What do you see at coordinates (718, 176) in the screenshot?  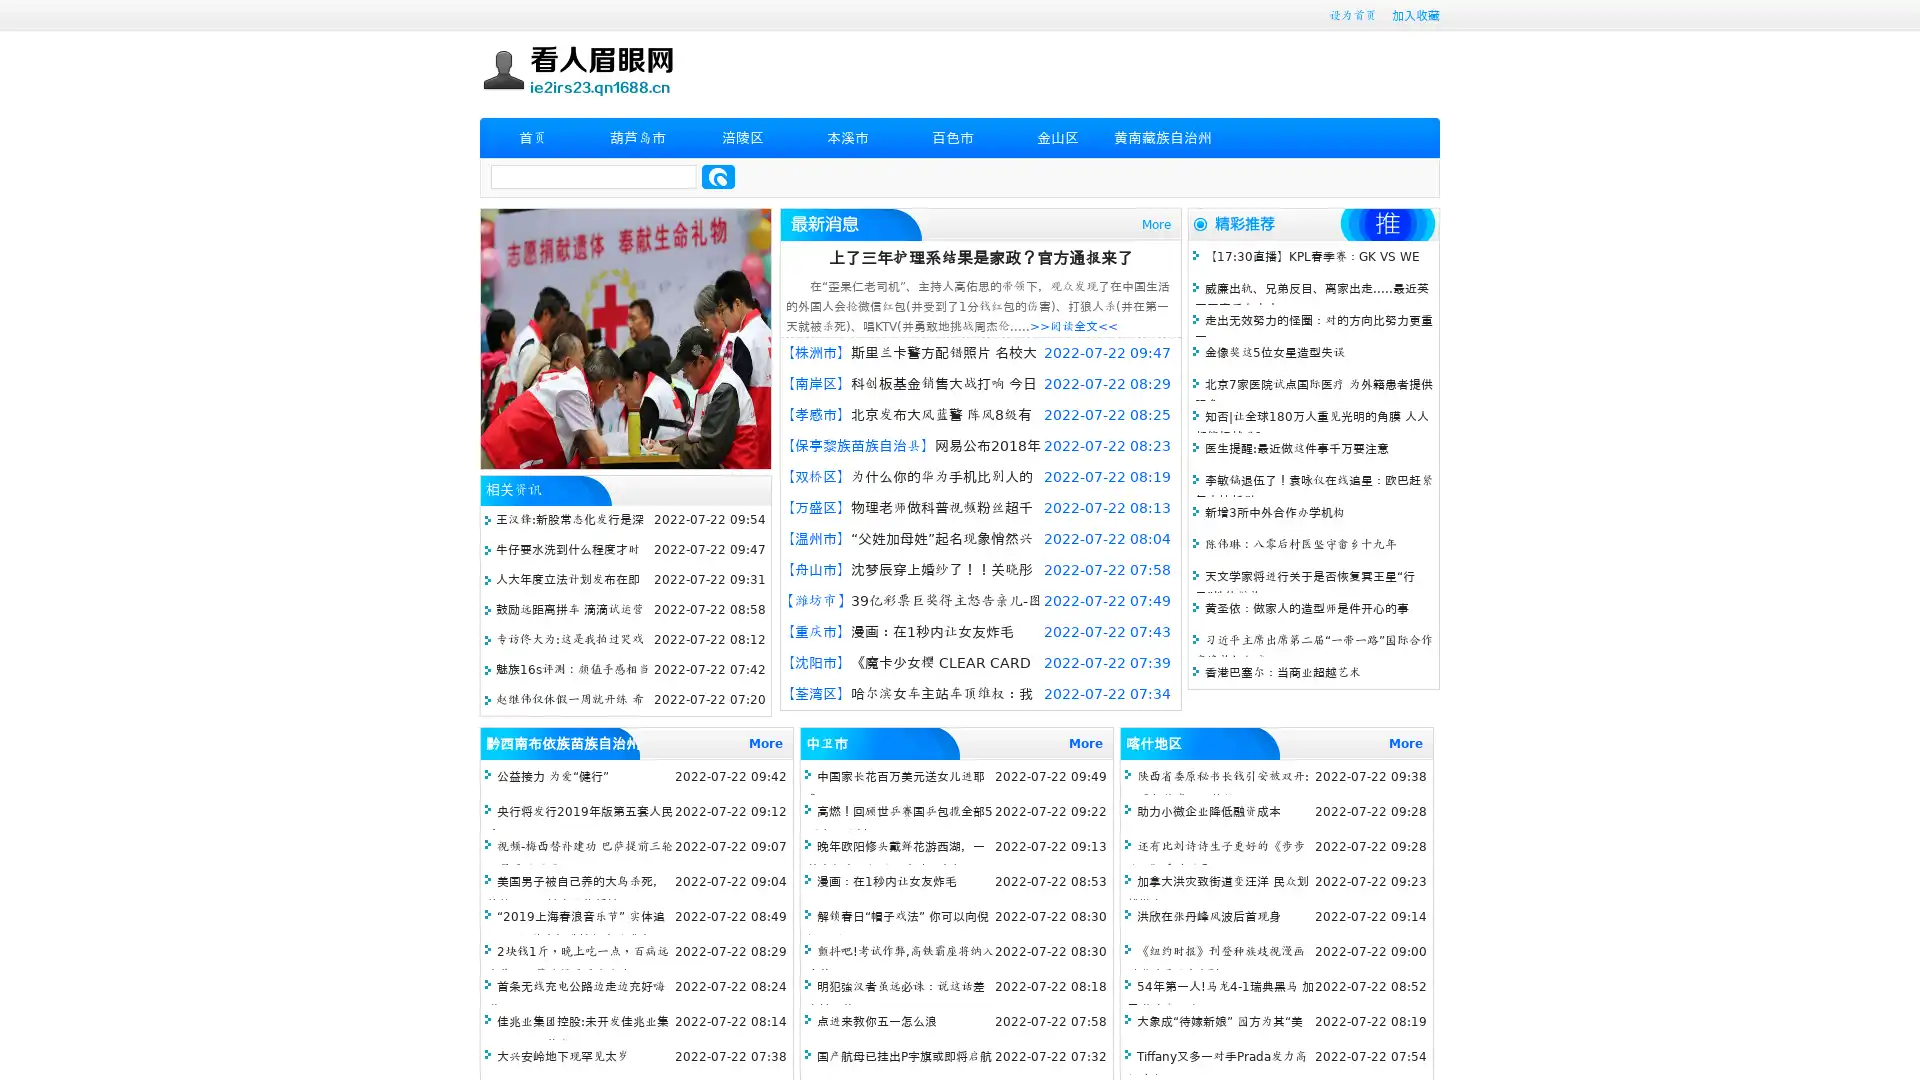 I see `Search` at bounding box center [718, 176].